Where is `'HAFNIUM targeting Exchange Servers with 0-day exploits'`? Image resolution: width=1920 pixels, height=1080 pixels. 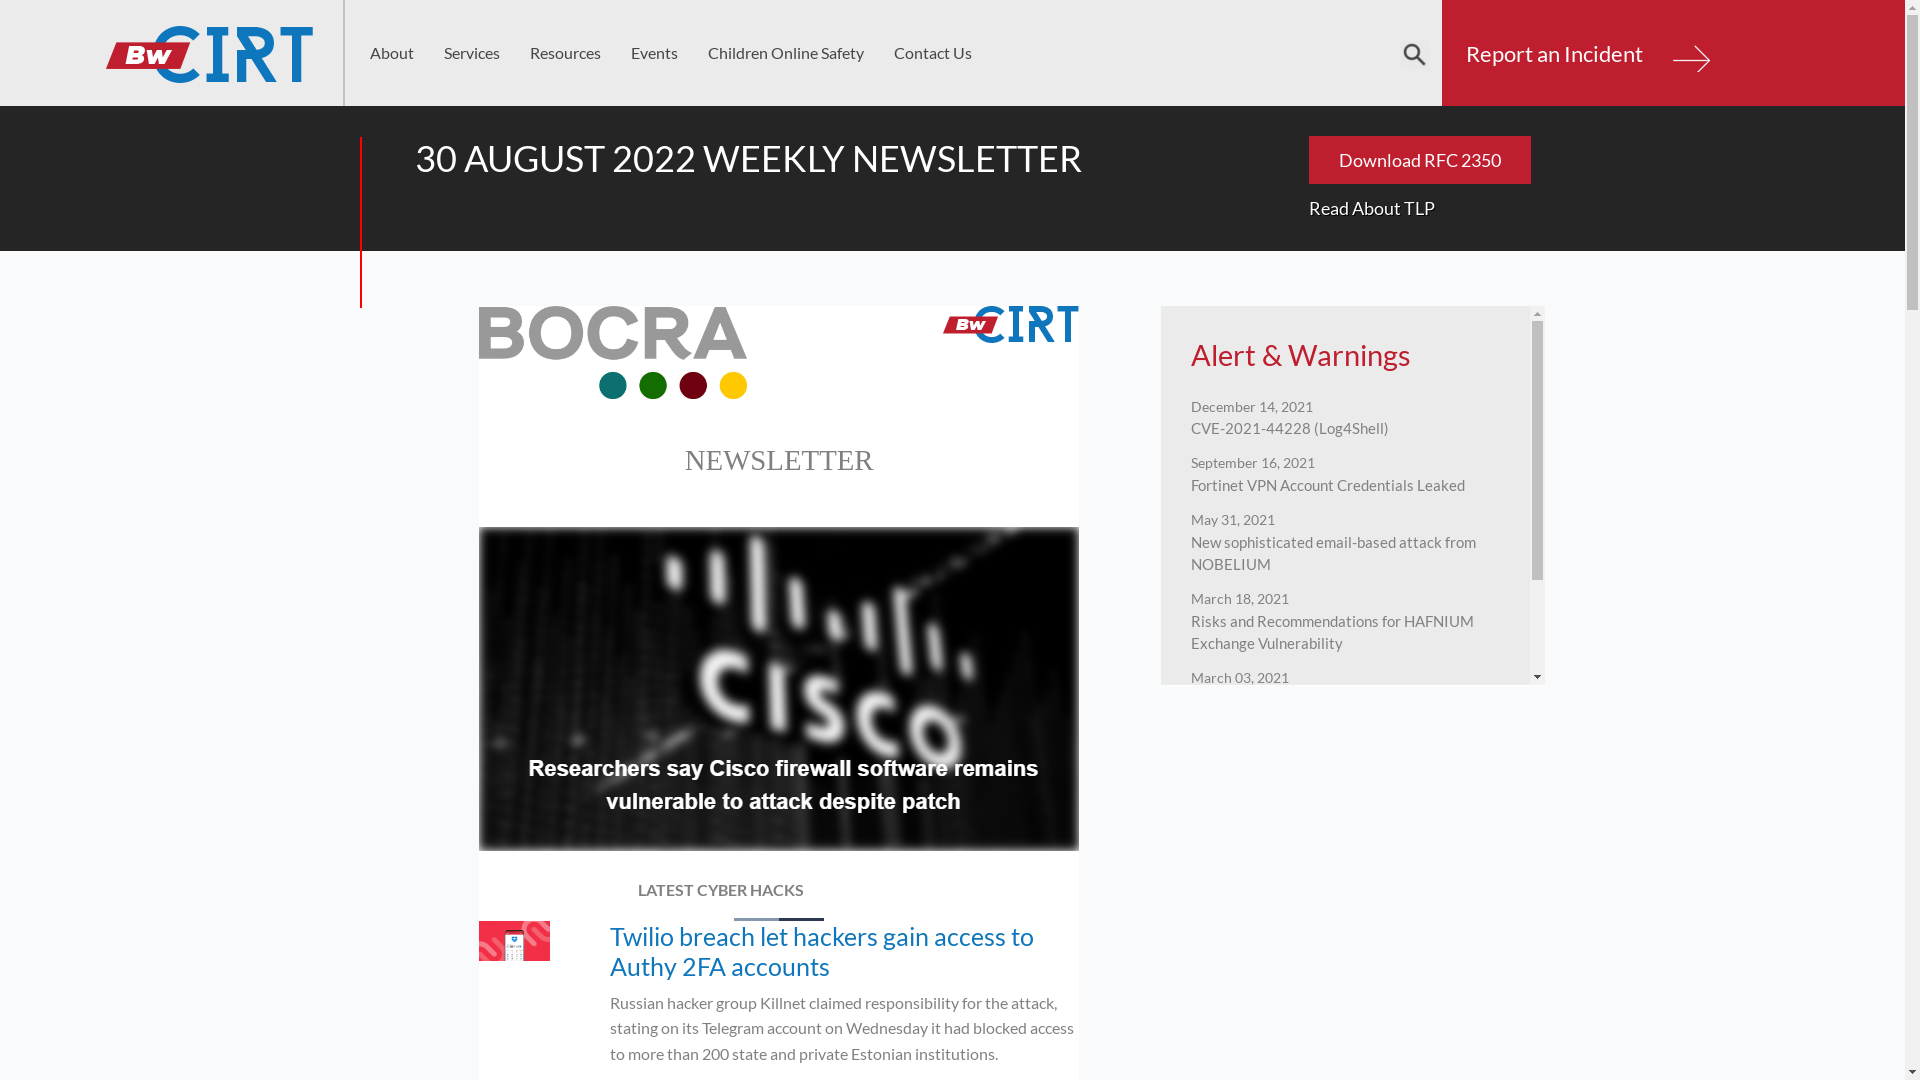 'HAFNIUM targeting Exchange Servers with 0-day exploits' is located at coordinates (1343, 705).